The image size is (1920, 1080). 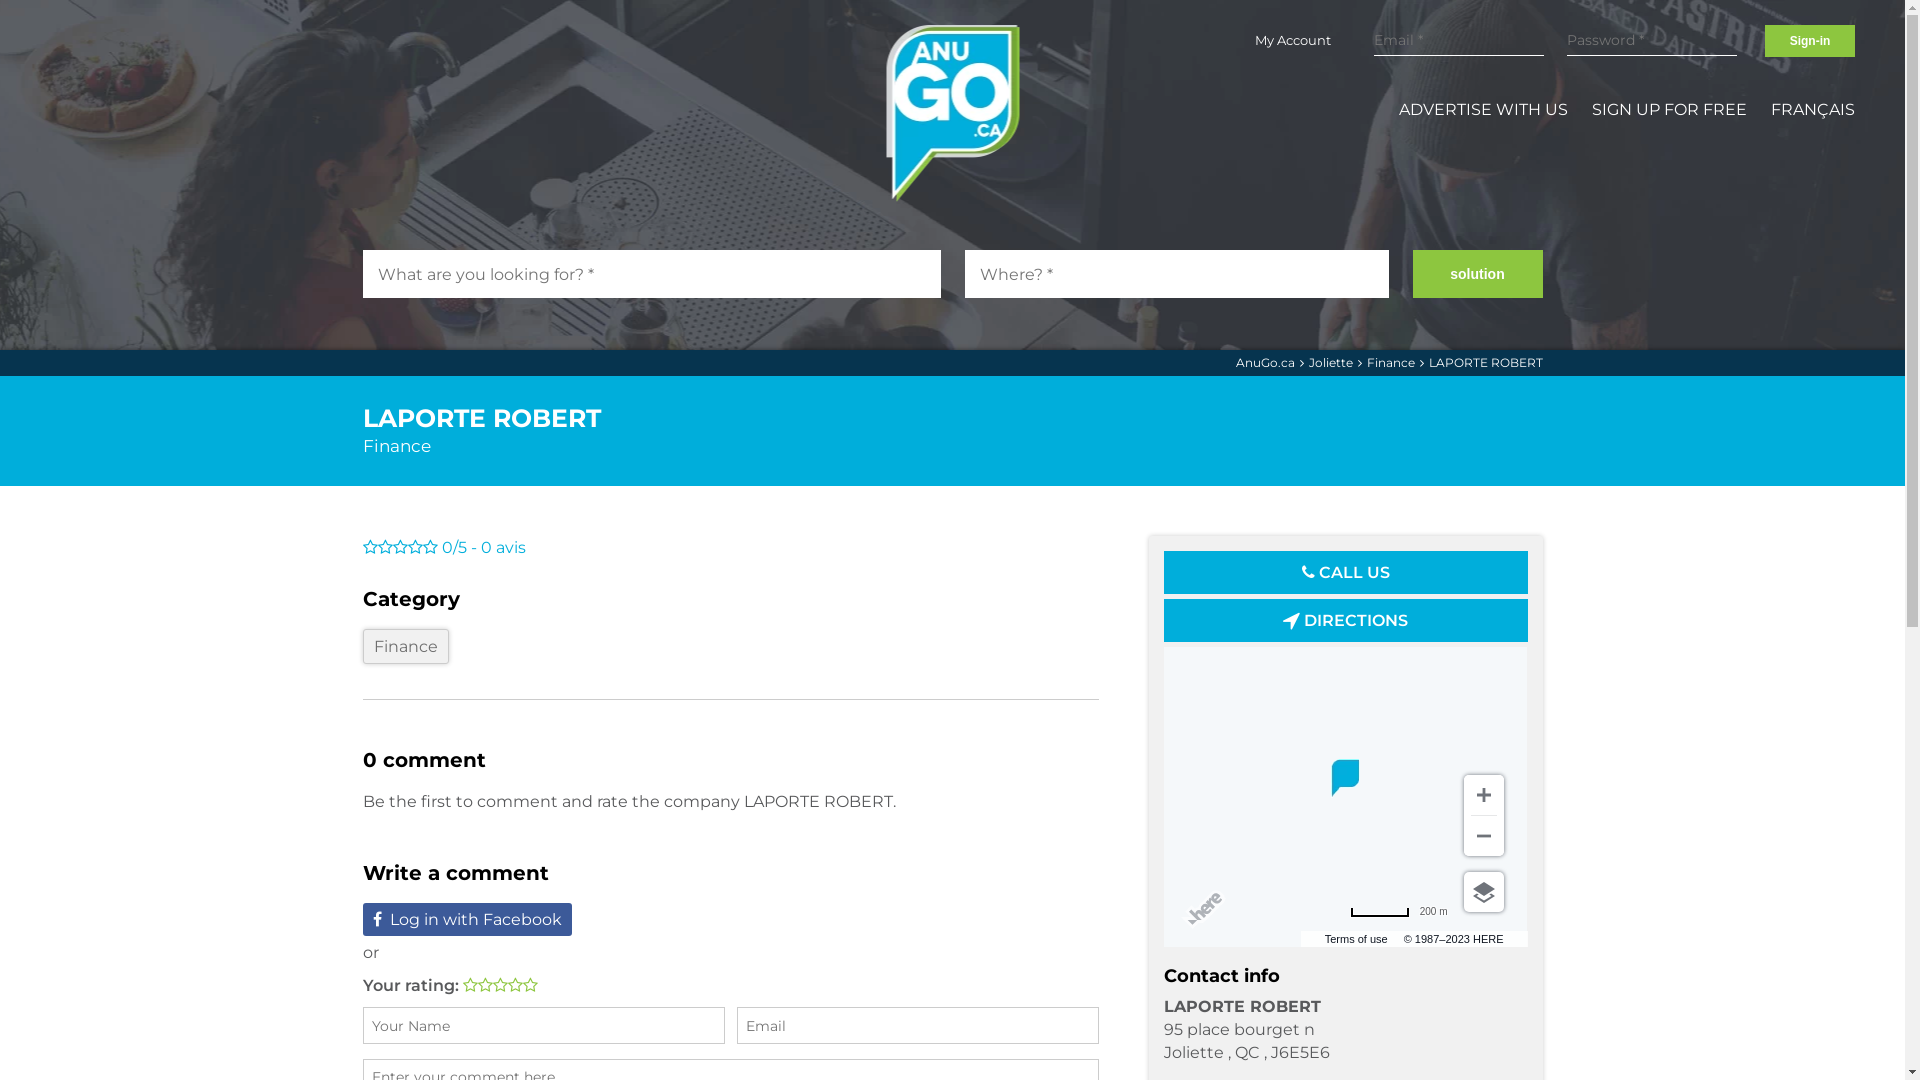 What do you see at coordinates (1264, 362) in the screenshot?
I see `'AnuGo.ca'` at bounding box center [1264, 362].